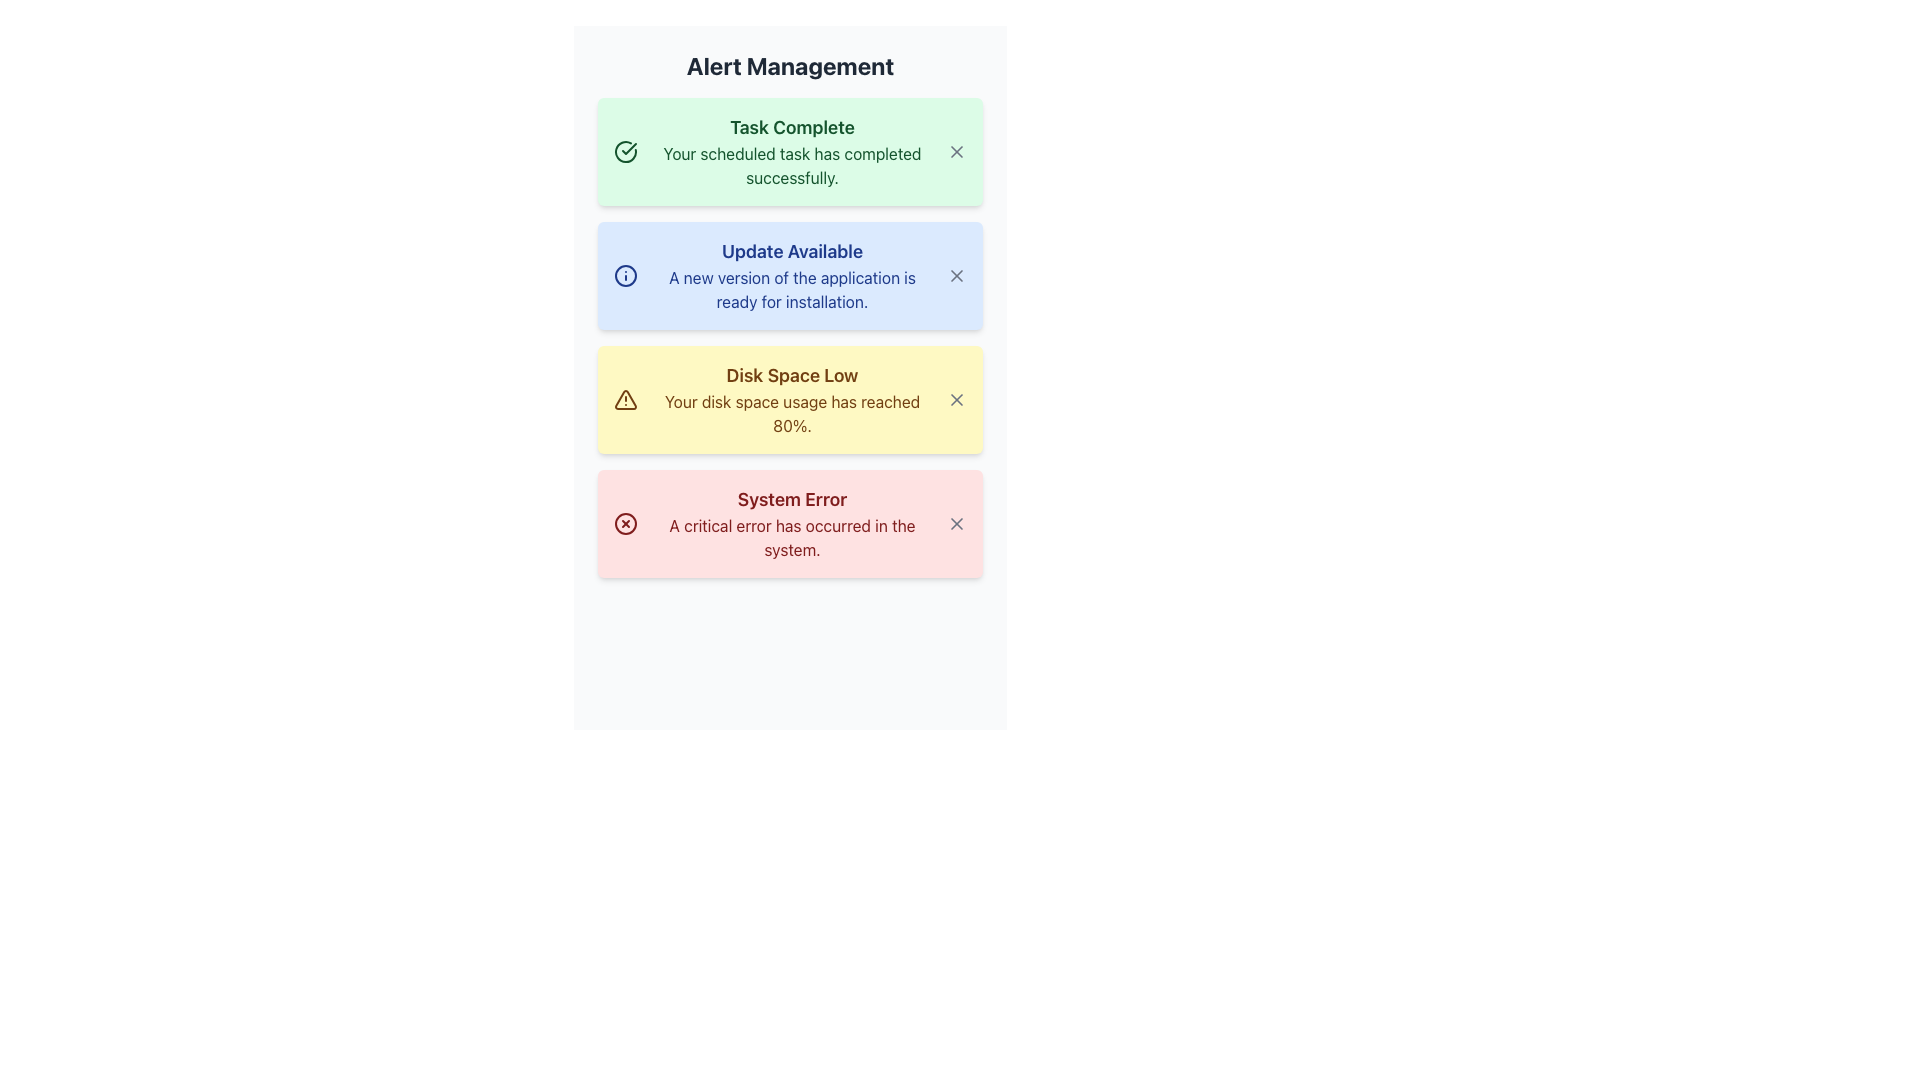 This screenshot has width=1920, height=1080. I want to click on the close button represented by a cross (X) icon located at the top-right corner of the blue alert box labeled 'Update Available', so click(955, 276).